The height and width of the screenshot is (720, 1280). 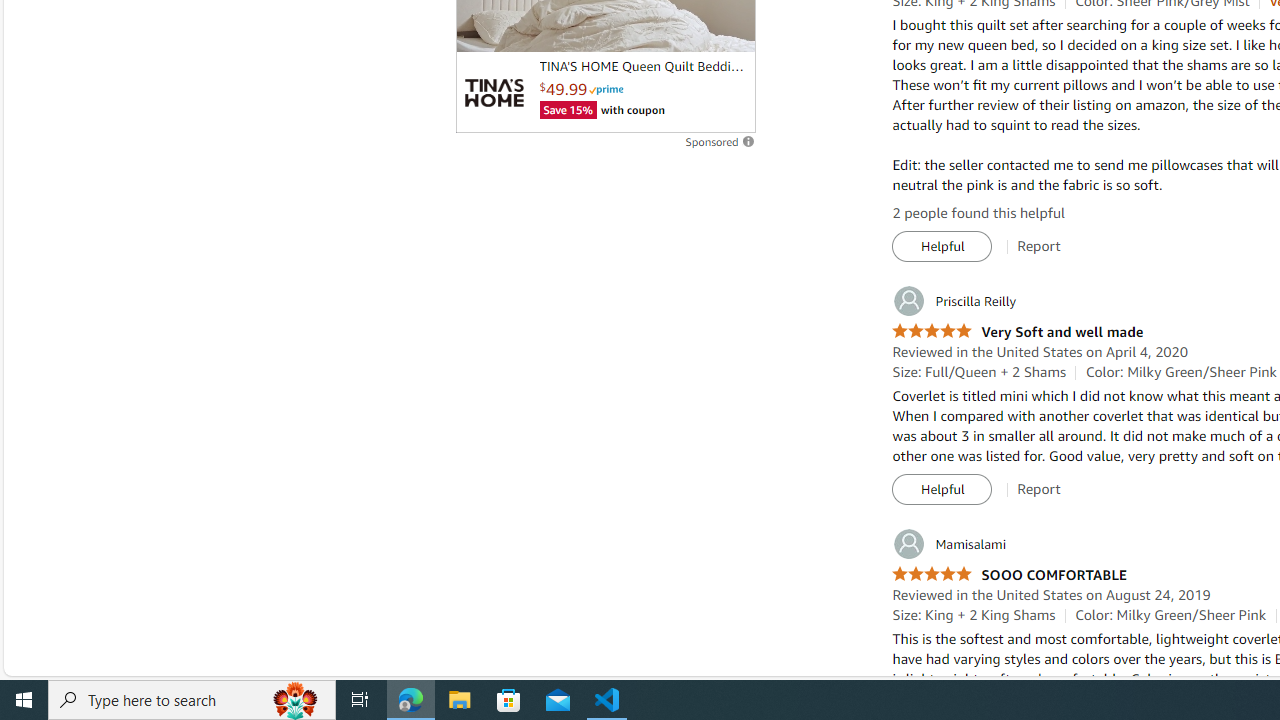 I want to click on 'Prime', so click(x=605, y=88).